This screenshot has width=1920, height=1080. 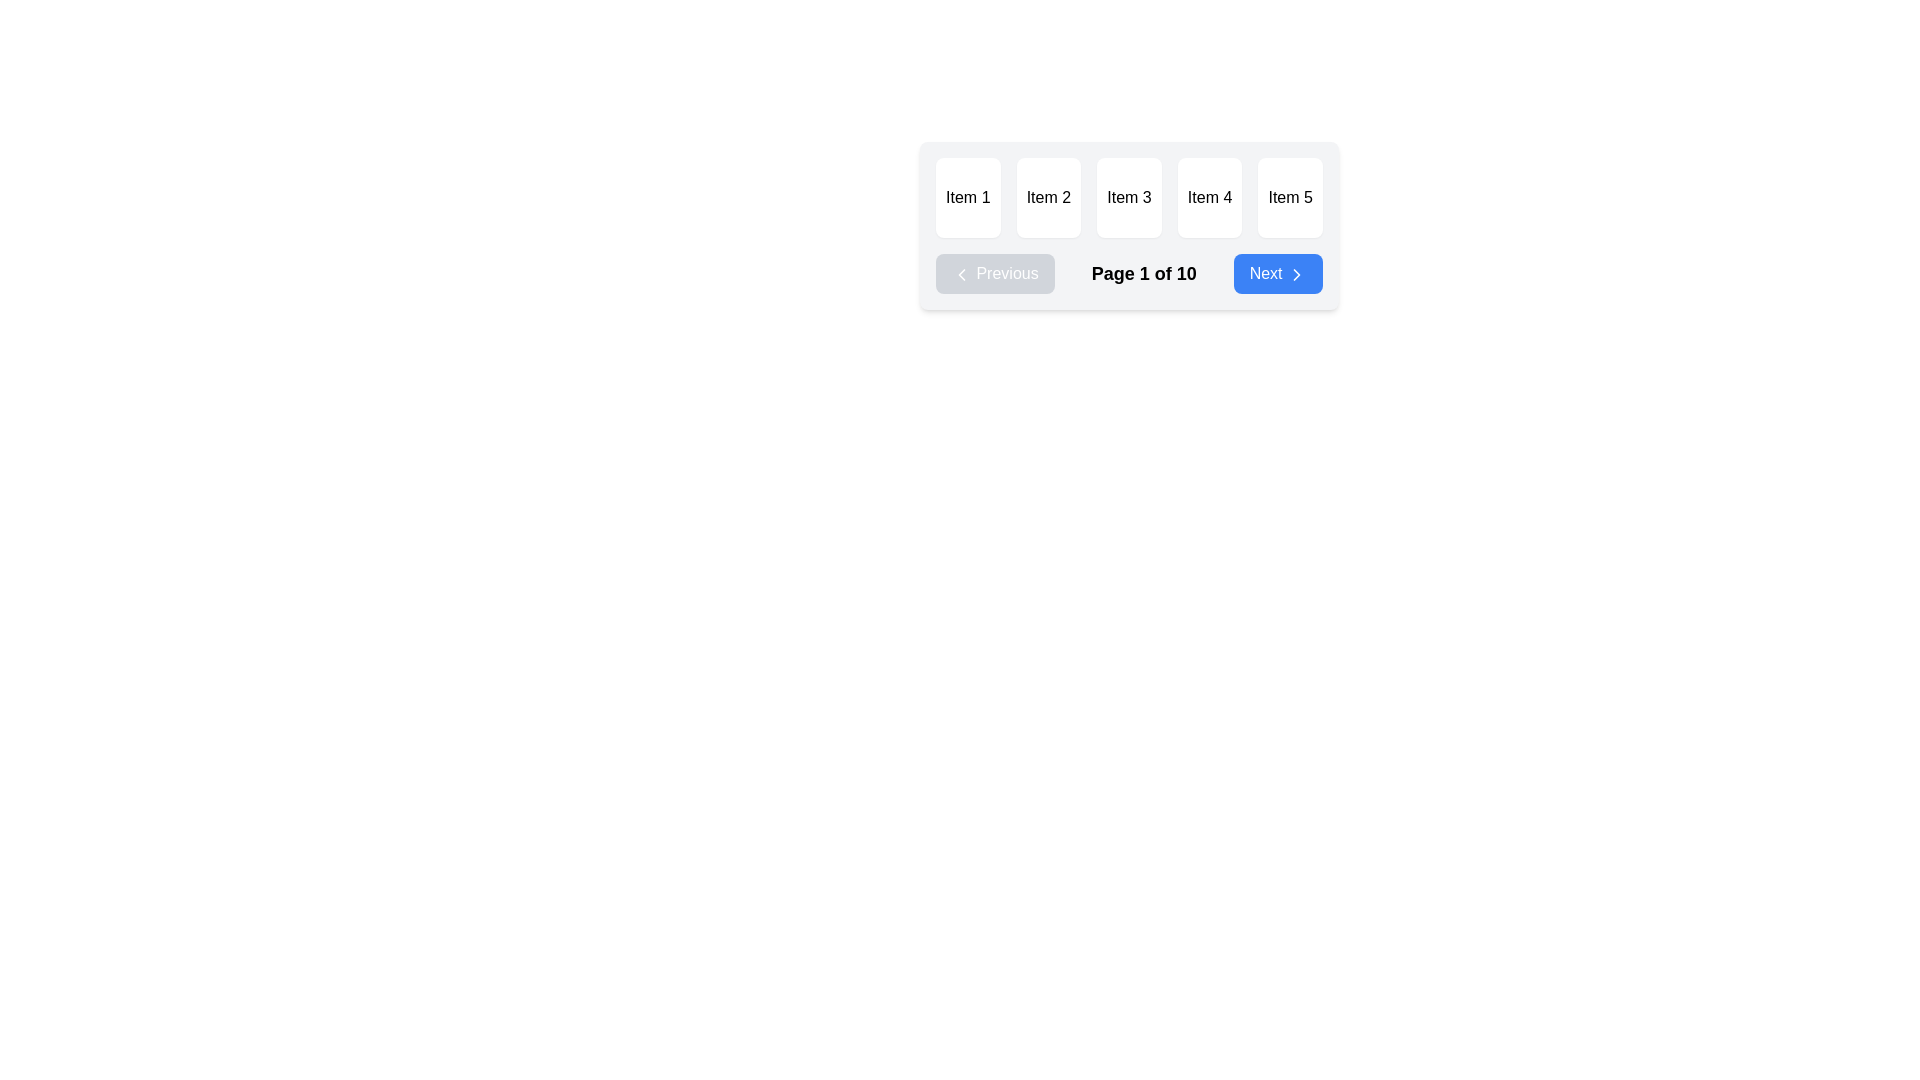 What do you see at coordinates (1208, 197) in the screenshot?
I see `the selectable option labeled 'Item 4', which is the fourth item in a horizontally arranged grid of five components, located between 'Item 3' and 'Item 5'` at bounding box center [1208, 197].